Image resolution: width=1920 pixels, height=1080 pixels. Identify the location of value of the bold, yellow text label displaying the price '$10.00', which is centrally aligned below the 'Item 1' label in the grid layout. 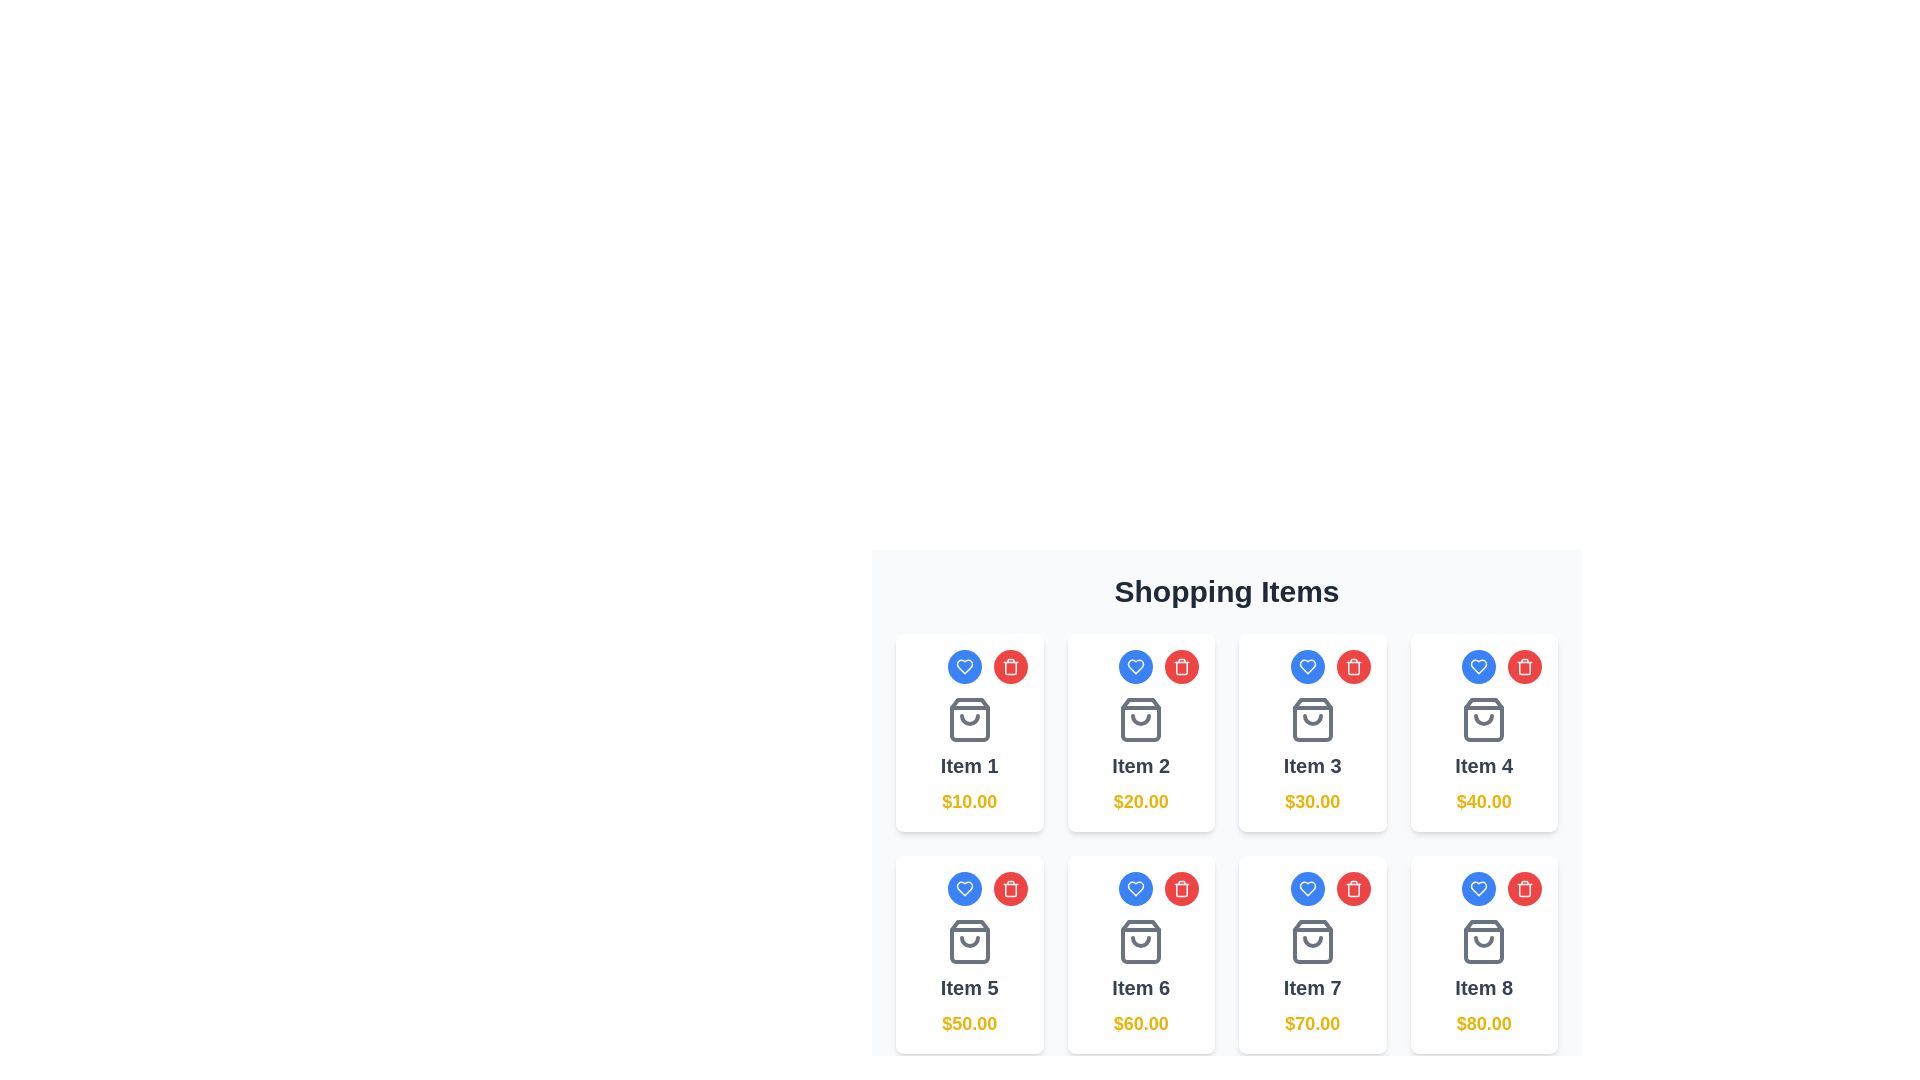
(969, 801).